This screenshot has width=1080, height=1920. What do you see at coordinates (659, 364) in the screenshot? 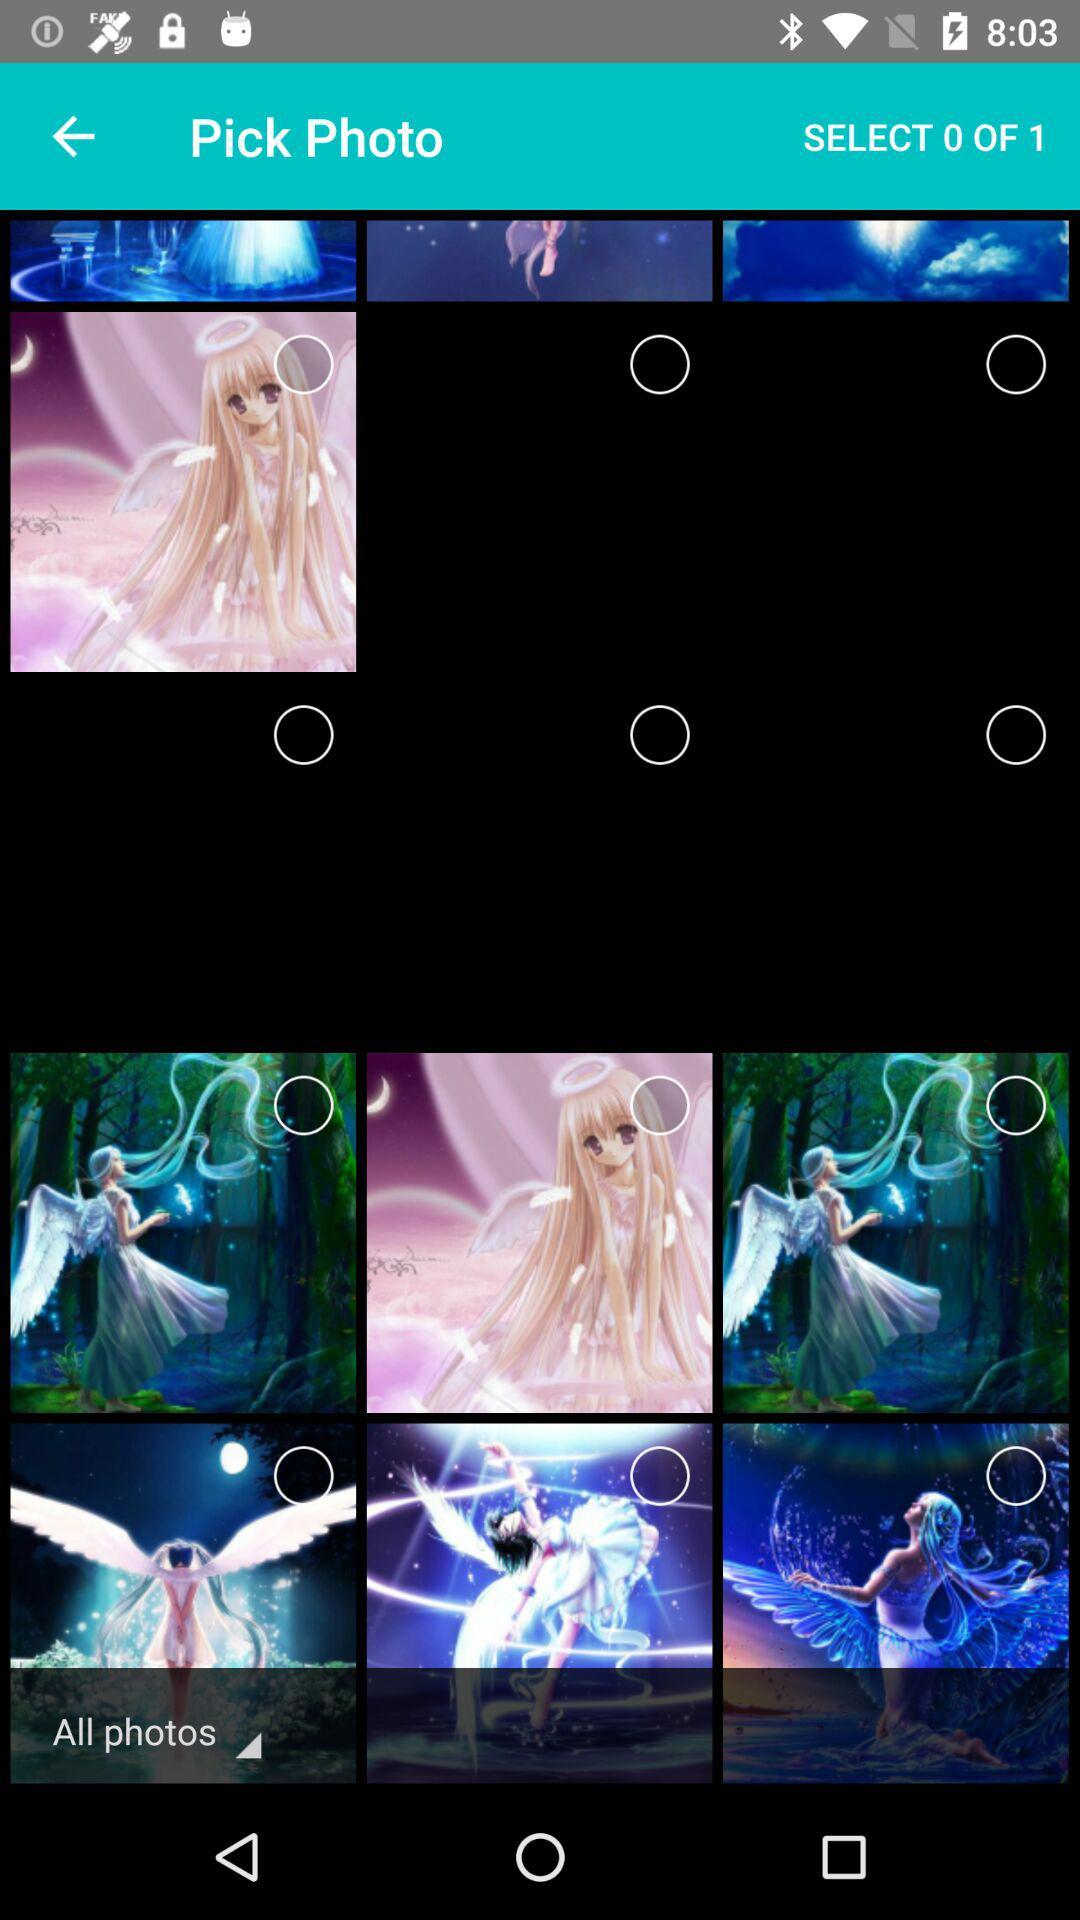
I see `include picture` at bounding box center [659, 364].